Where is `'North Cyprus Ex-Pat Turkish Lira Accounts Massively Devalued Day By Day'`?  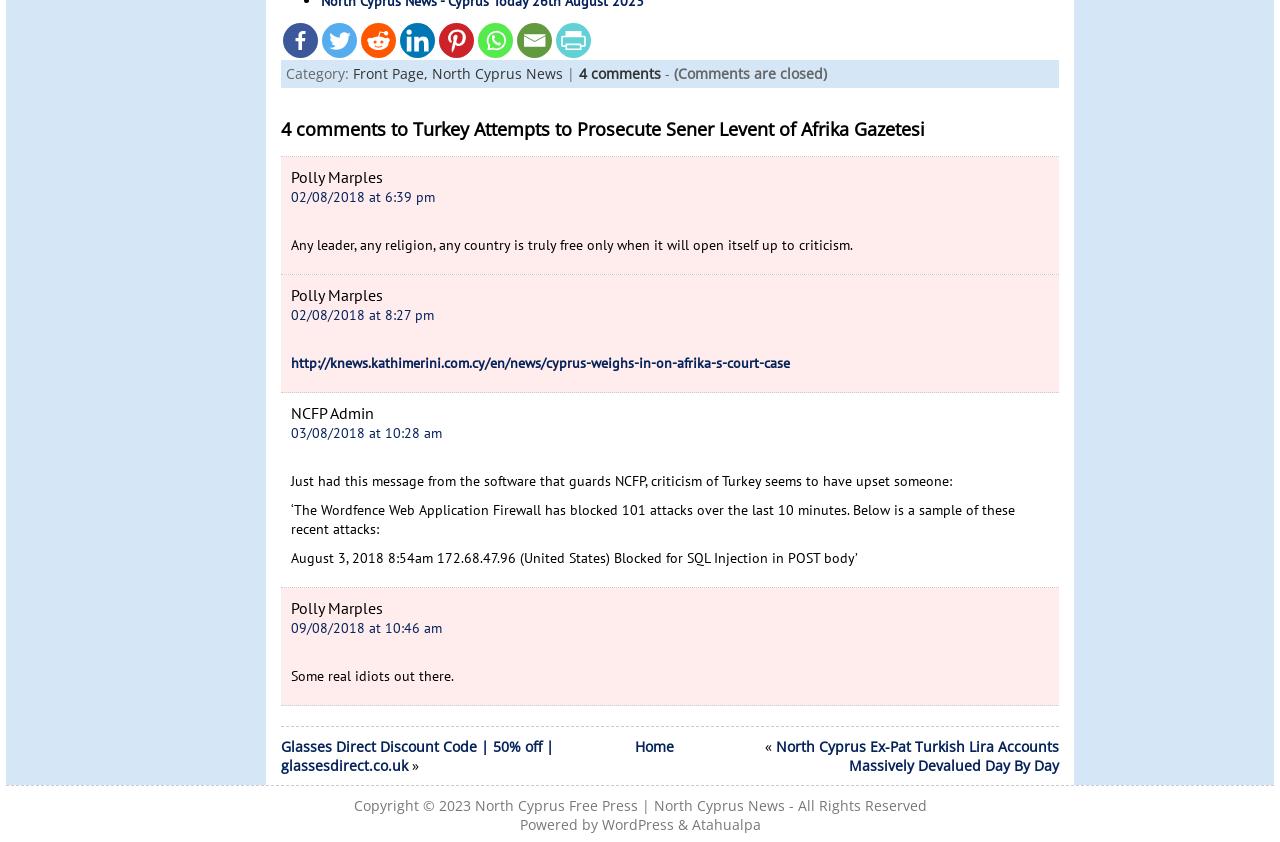
'North Cyprus Ex-Pat Turkish Lira Accounts Massively Devalued Day By Day' is located at coordinates (774, 756).